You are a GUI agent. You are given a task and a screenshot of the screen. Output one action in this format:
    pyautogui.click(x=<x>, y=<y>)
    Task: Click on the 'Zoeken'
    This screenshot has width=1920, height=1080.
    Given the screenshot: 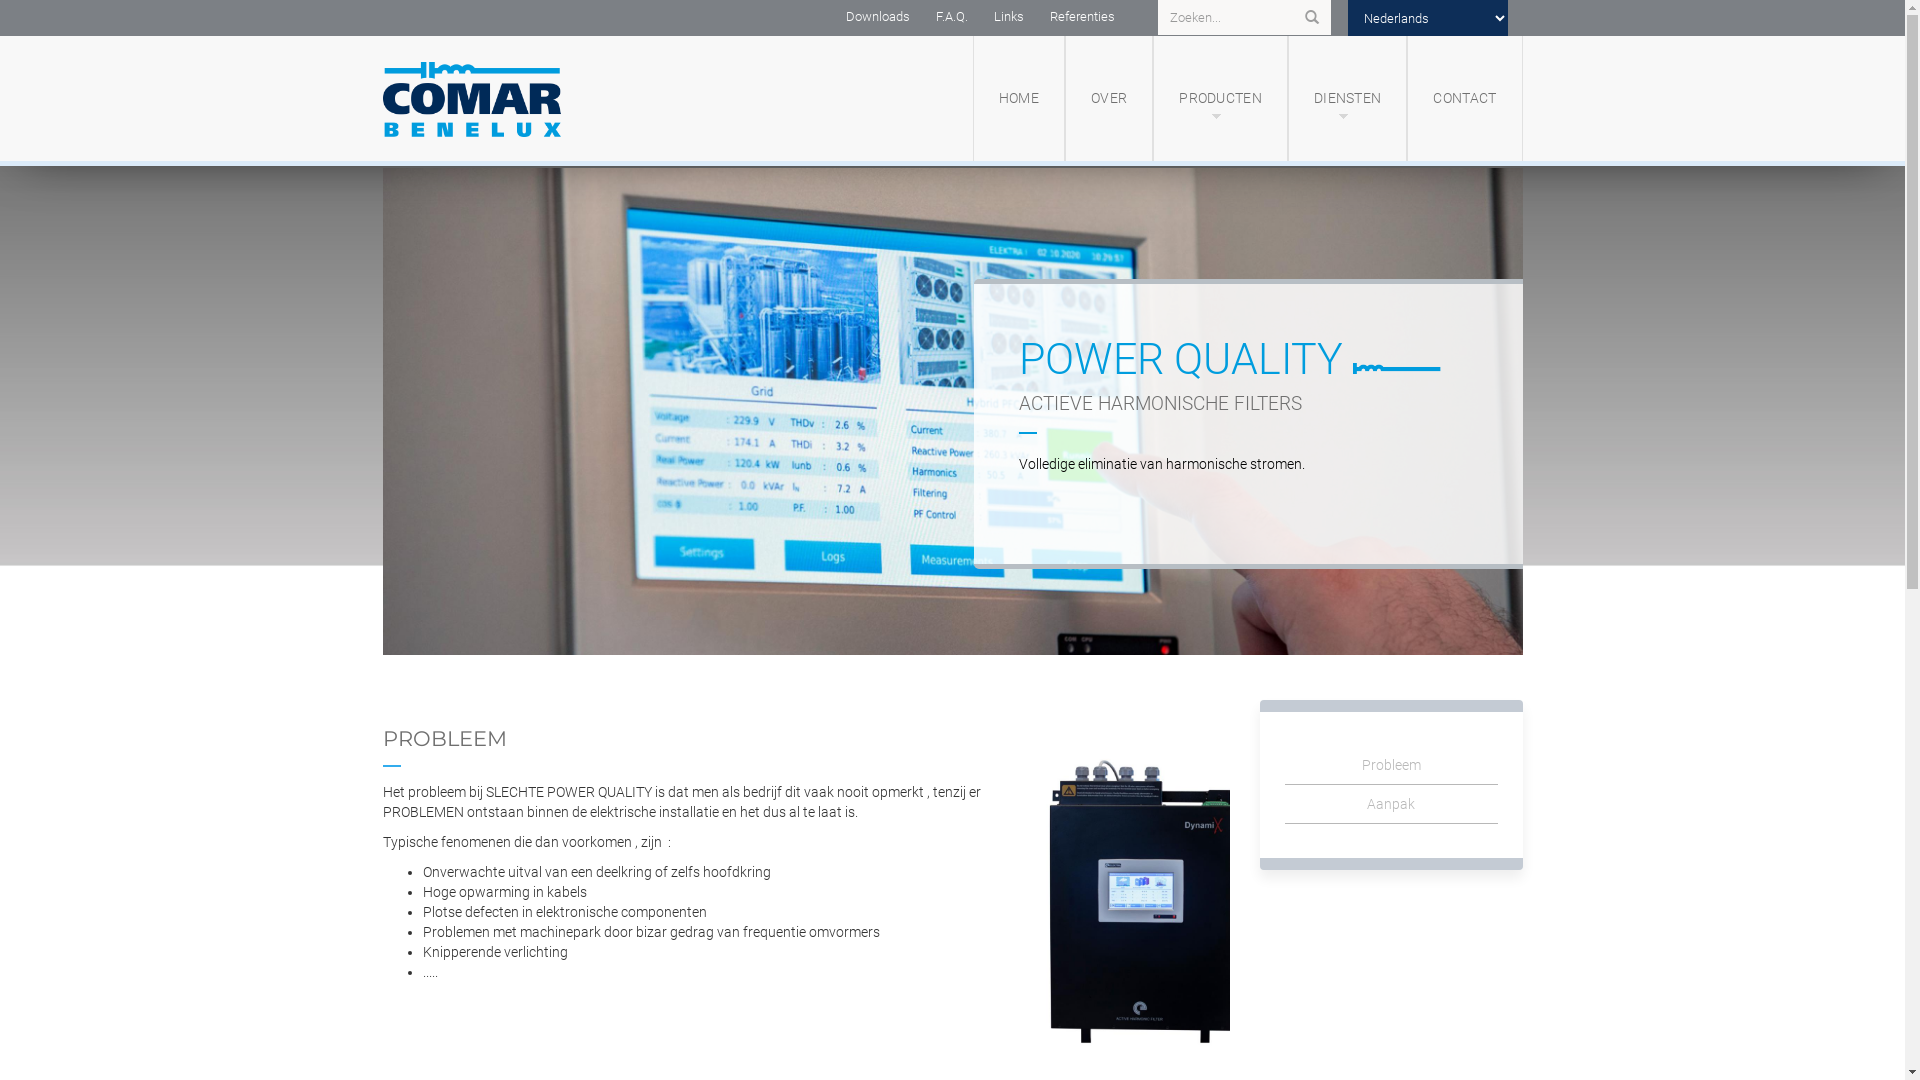 What is the action you would take?
    pyautogui.click(x=1310, y=17)
    